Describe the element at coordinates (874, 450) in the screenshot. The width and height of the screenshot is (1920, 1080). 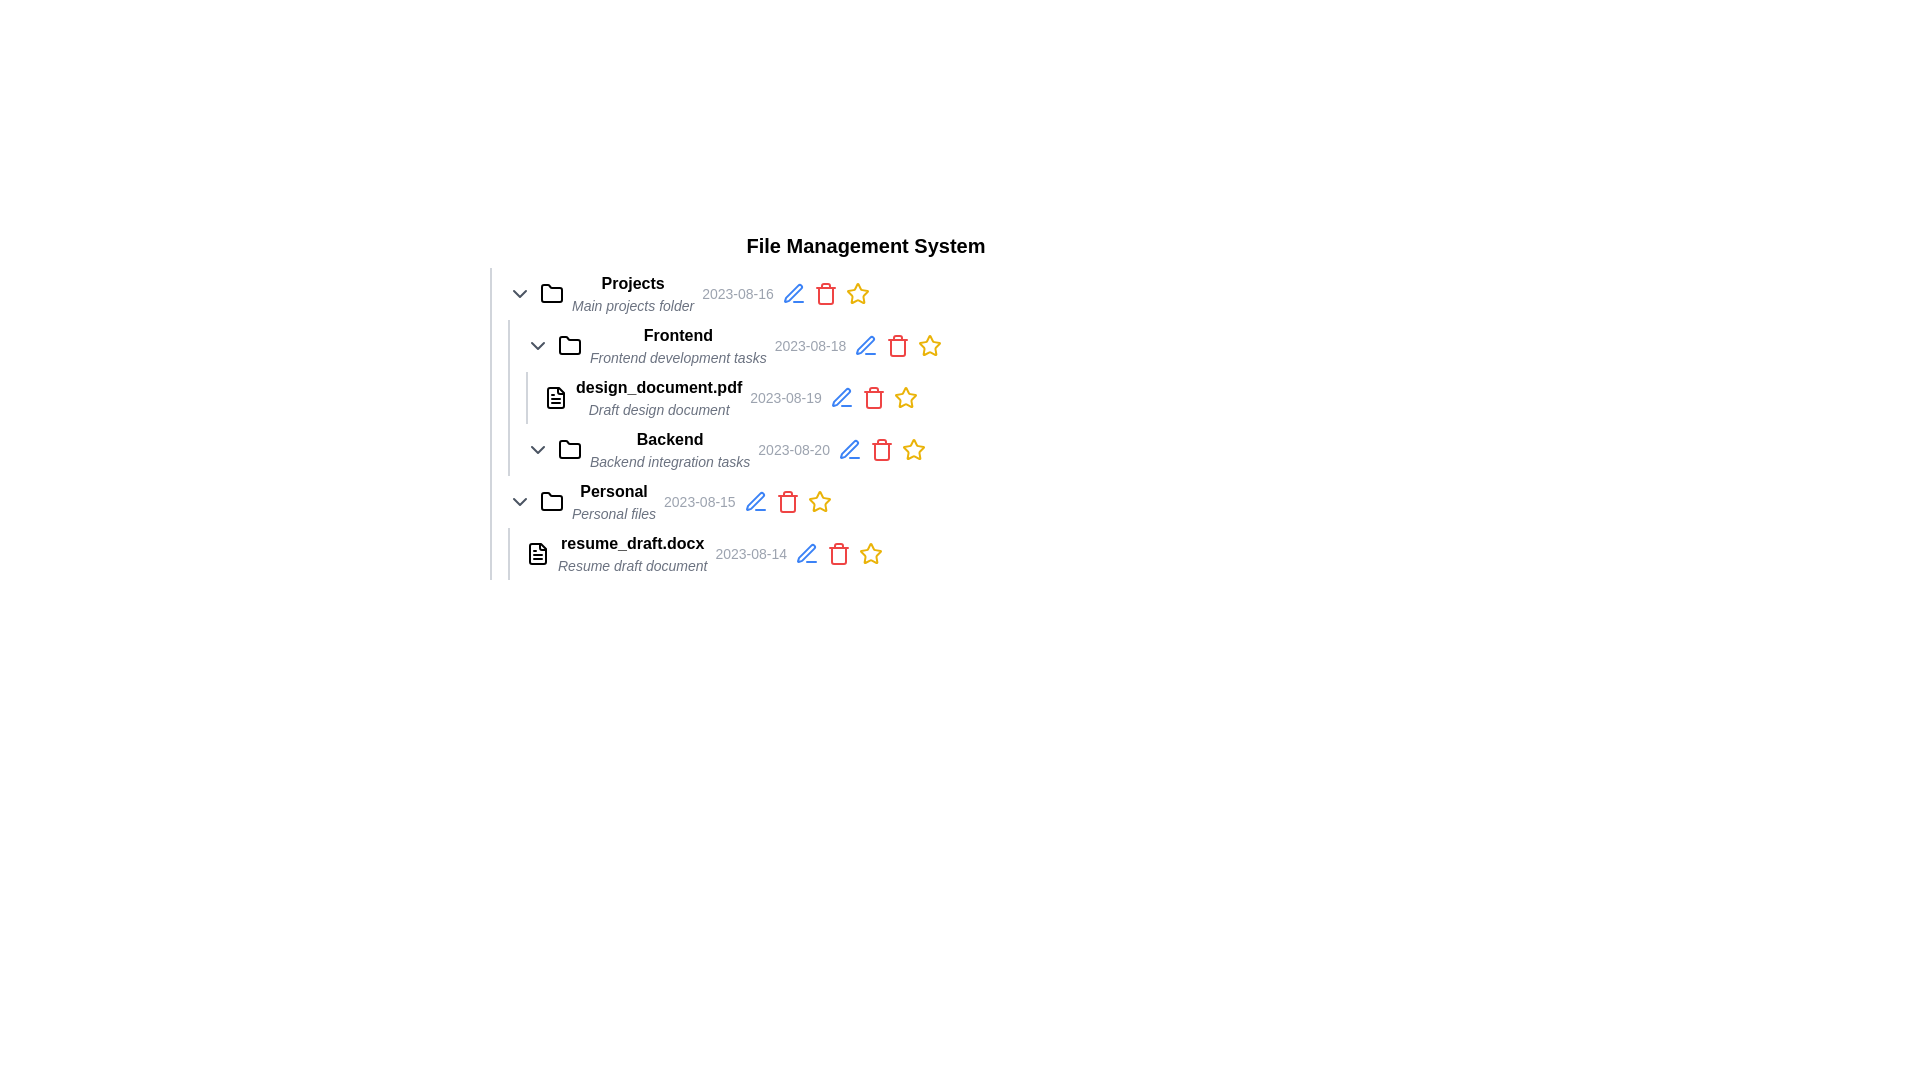
I see `the pencil icon` at that location.